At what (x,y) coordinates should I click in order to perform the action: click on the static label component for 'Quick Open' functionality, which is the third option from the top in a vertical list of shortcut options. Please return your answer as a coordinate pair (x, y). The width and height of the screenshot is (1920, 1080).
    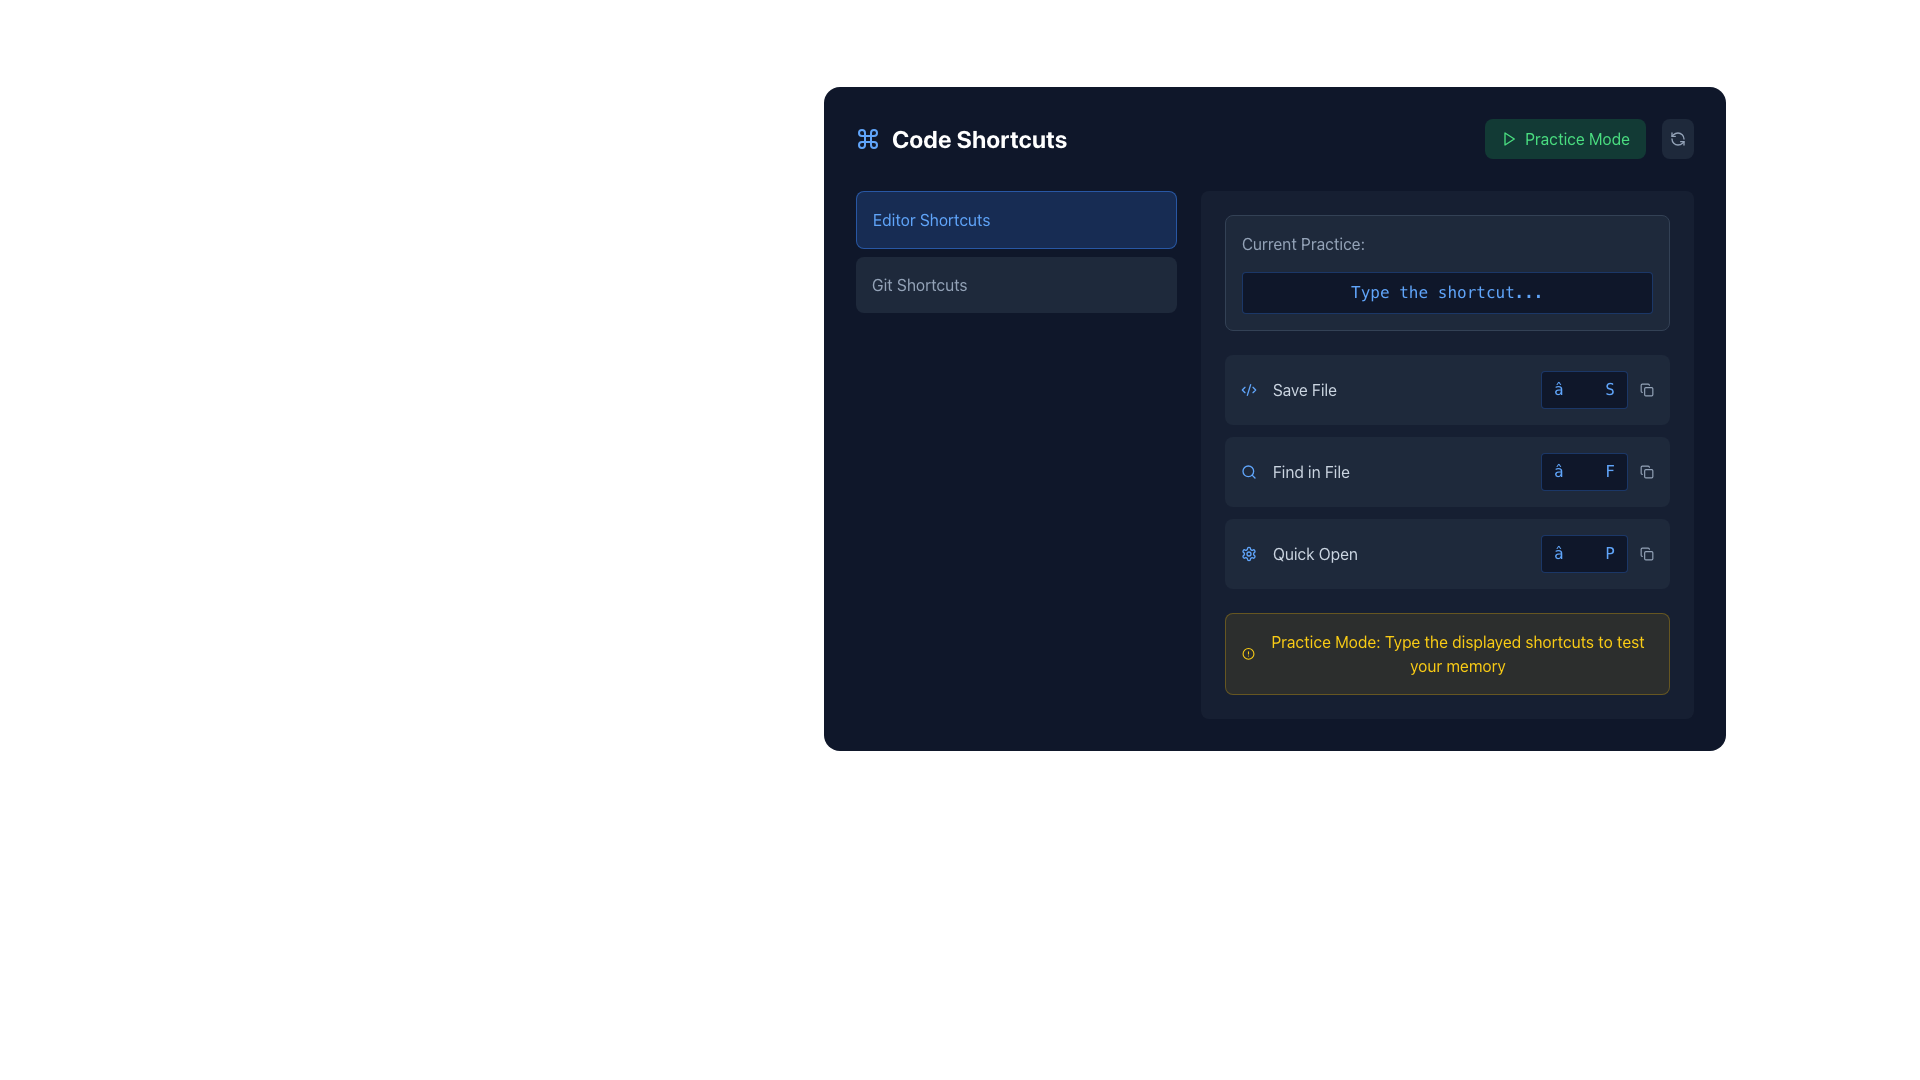
    Looking at the image, I should click on (1299, 554).